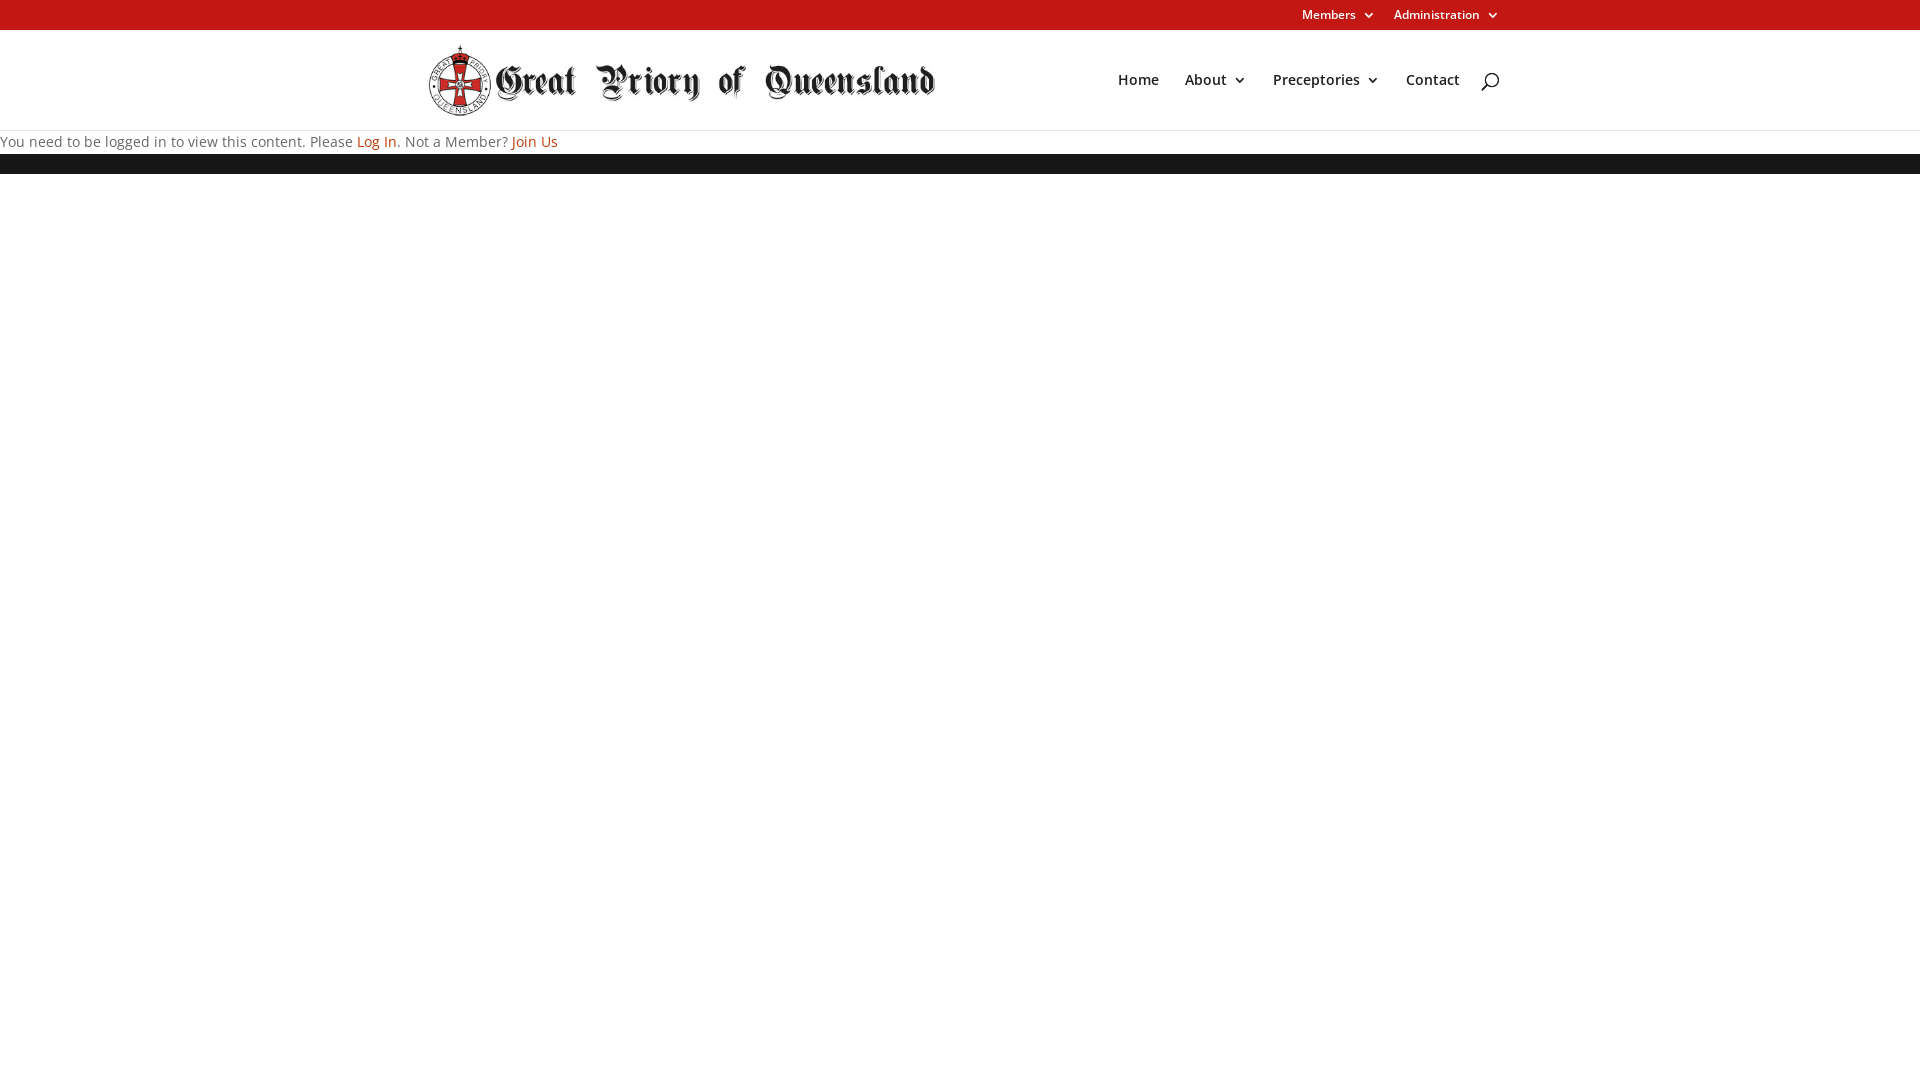 Image resolution: width=1920 pixels, height=1080 pixels. What do you see at coordinates (1326, 101) in the screenshot?
I see `'Preceptories'` at bounding box center [1326, 101].